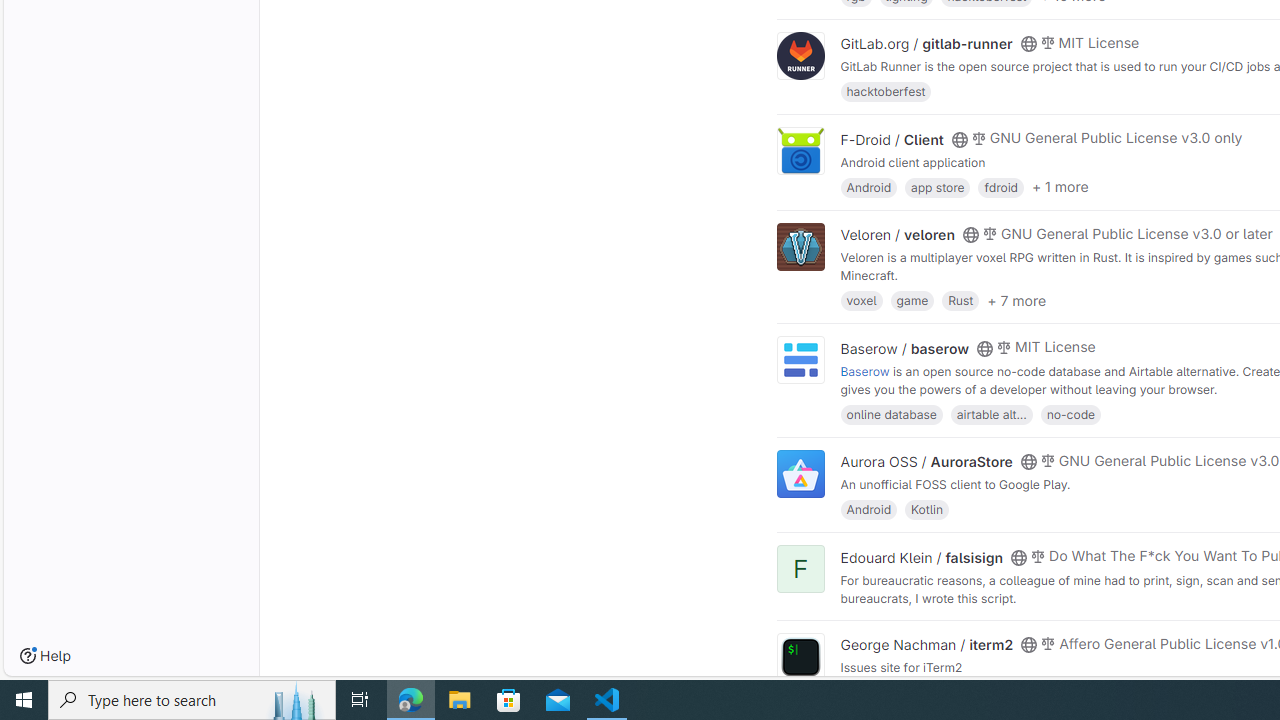 The width and height of the screenshot is (1280, 720). What do you see at coordinates (926, 508) in the screenshot?
I see `'Kotlin'` at bounding box center [926, 508].